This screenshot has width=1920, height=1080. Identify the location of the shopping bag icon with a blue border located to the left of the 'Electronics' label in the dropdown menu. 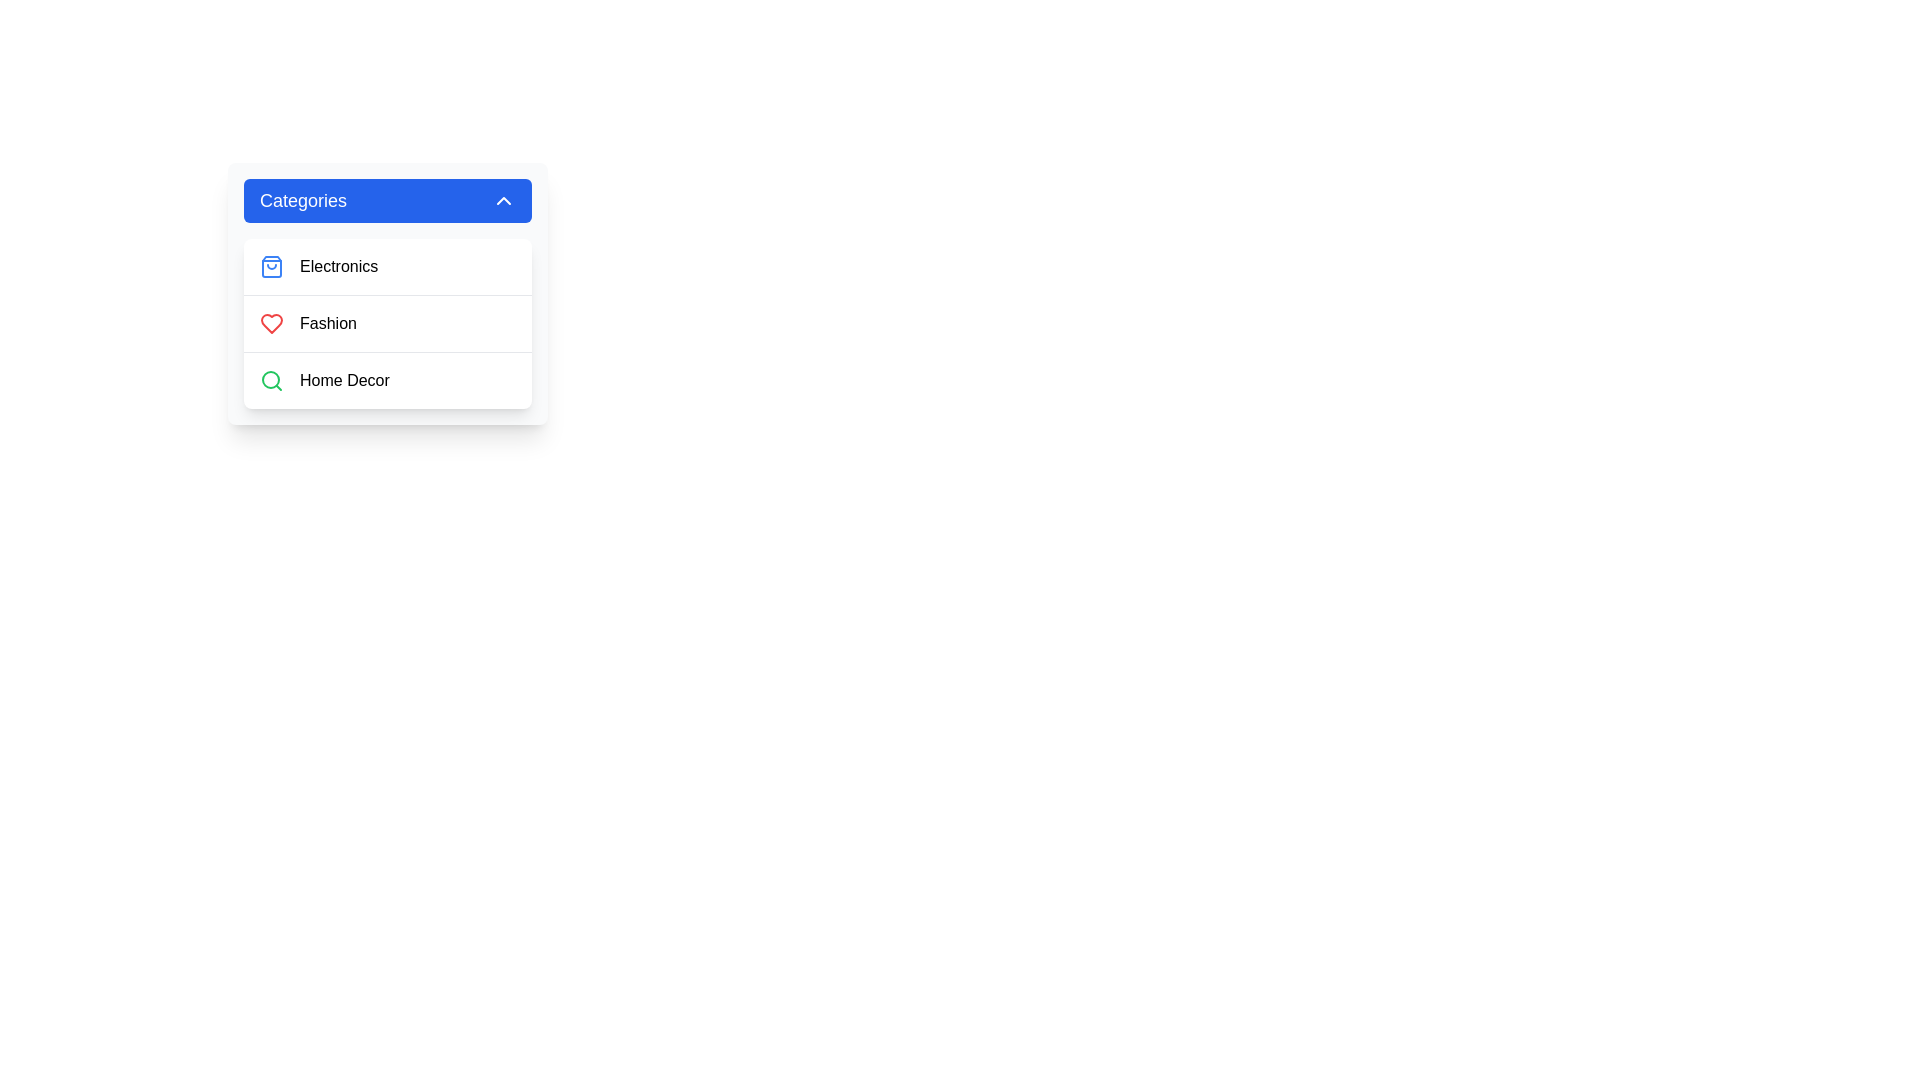
(271, 265).